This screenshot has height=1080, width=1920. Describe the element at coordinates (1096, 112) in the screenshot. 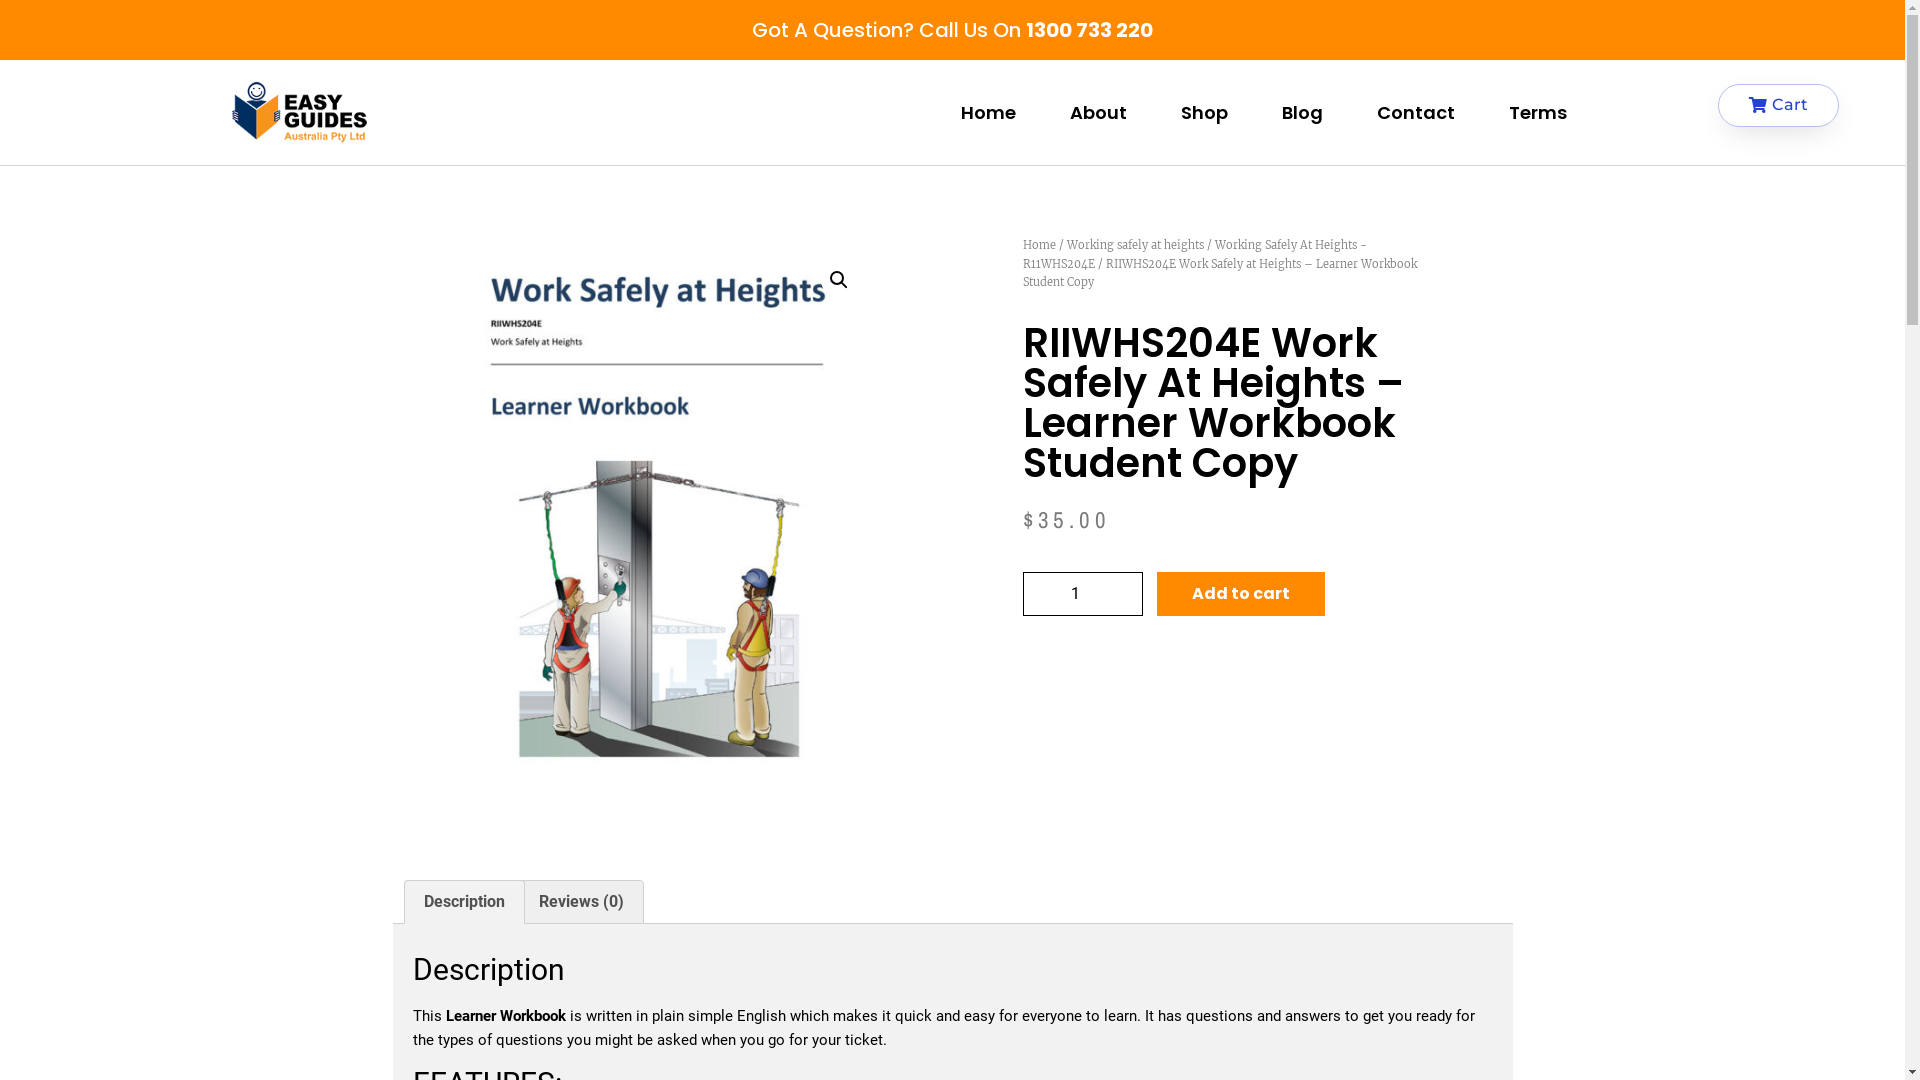

I see `'About'` at that location.